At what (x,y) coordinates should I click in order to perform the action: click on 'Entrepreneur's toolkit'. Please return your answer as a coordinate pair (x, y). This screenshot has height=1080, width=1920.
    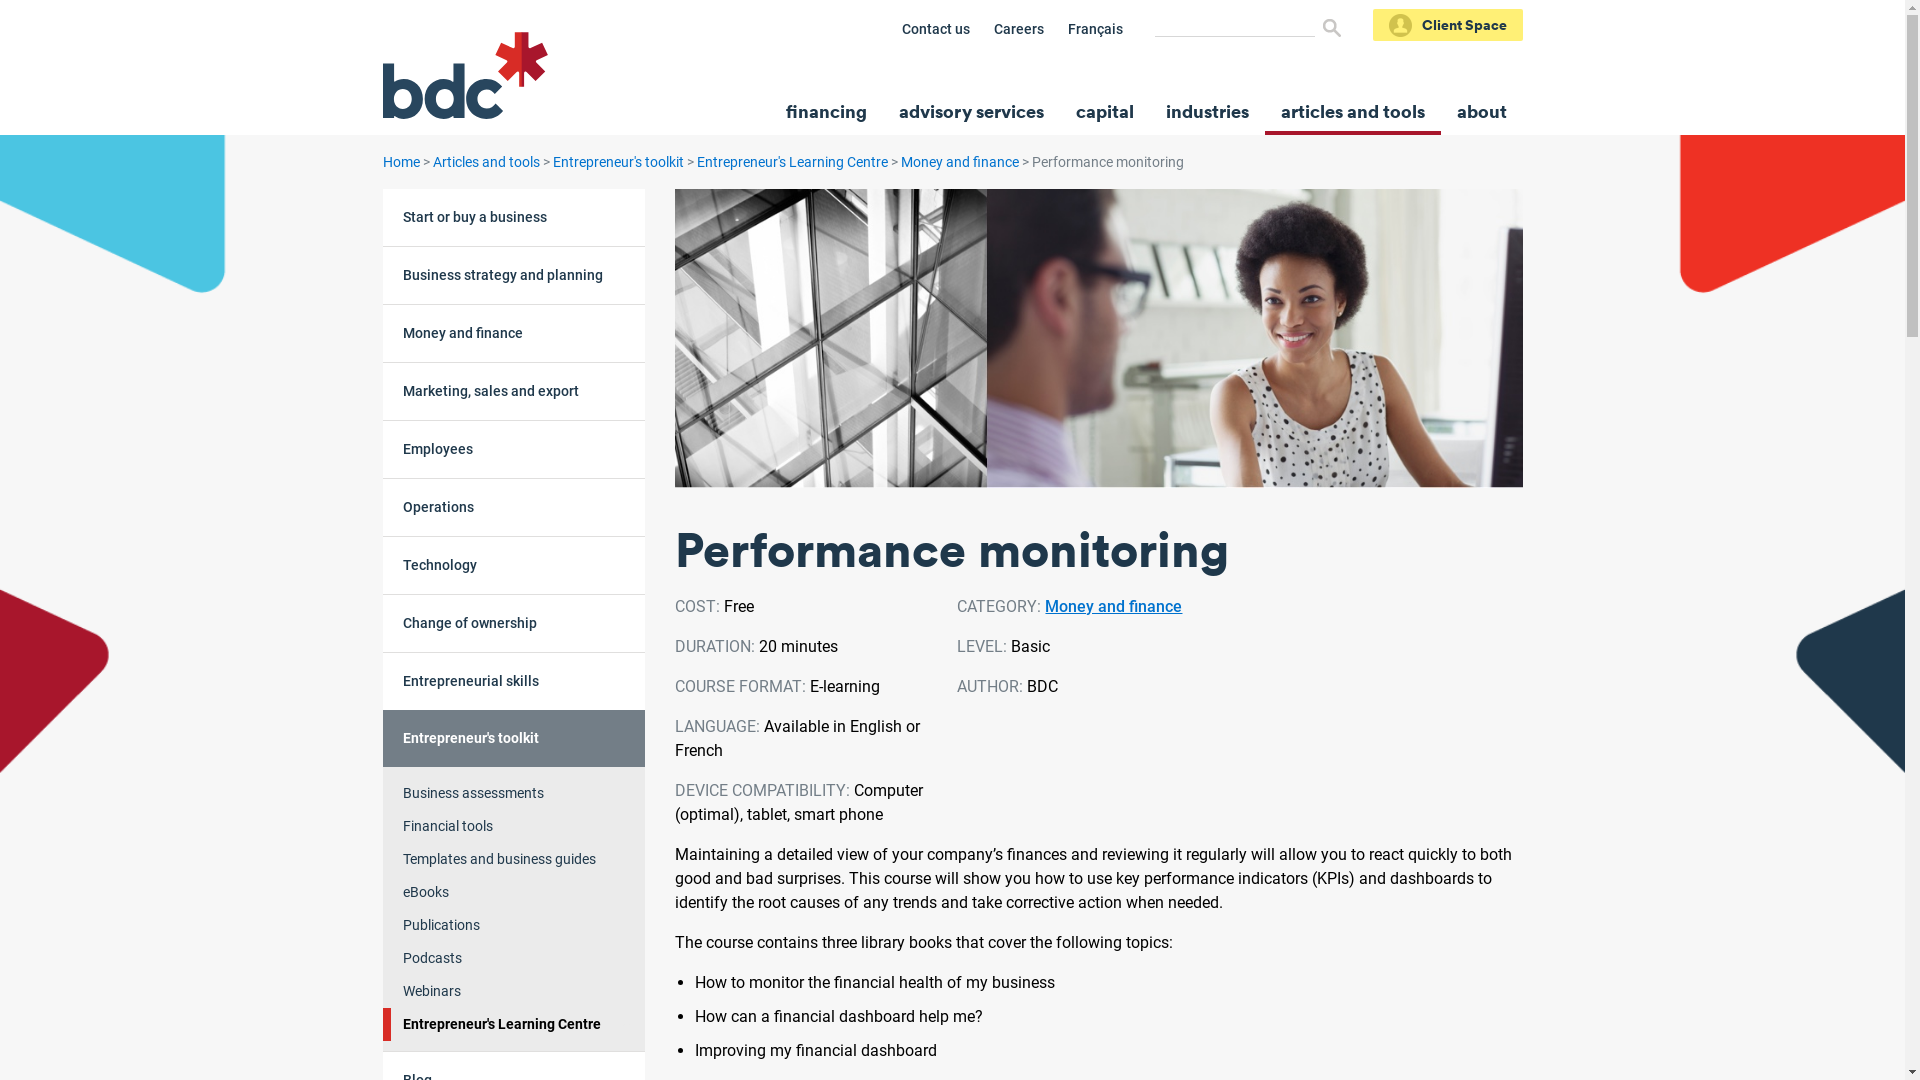
    Looking at the image, I should click on (616, 161).